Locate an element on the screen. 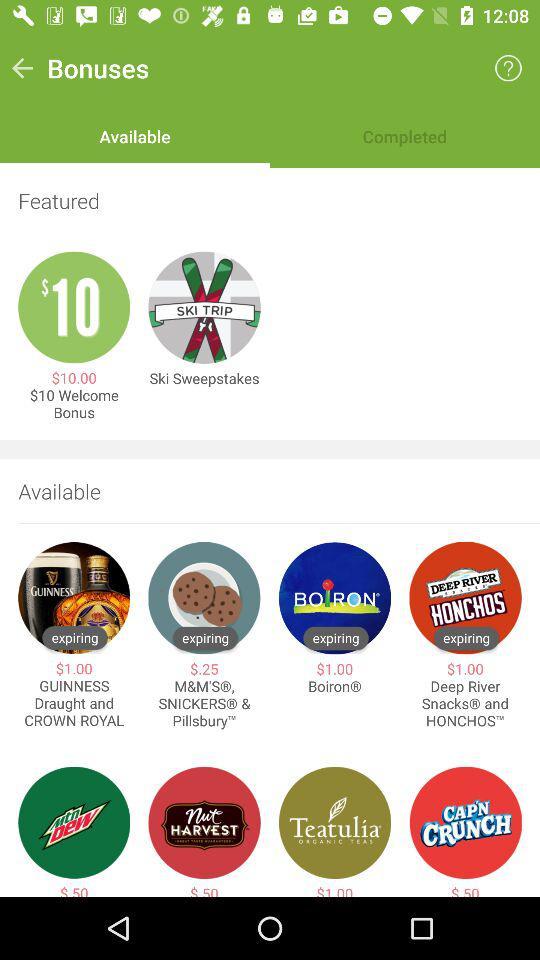  item below the $10 welcome bonus item is located at coordinates (270, 449).